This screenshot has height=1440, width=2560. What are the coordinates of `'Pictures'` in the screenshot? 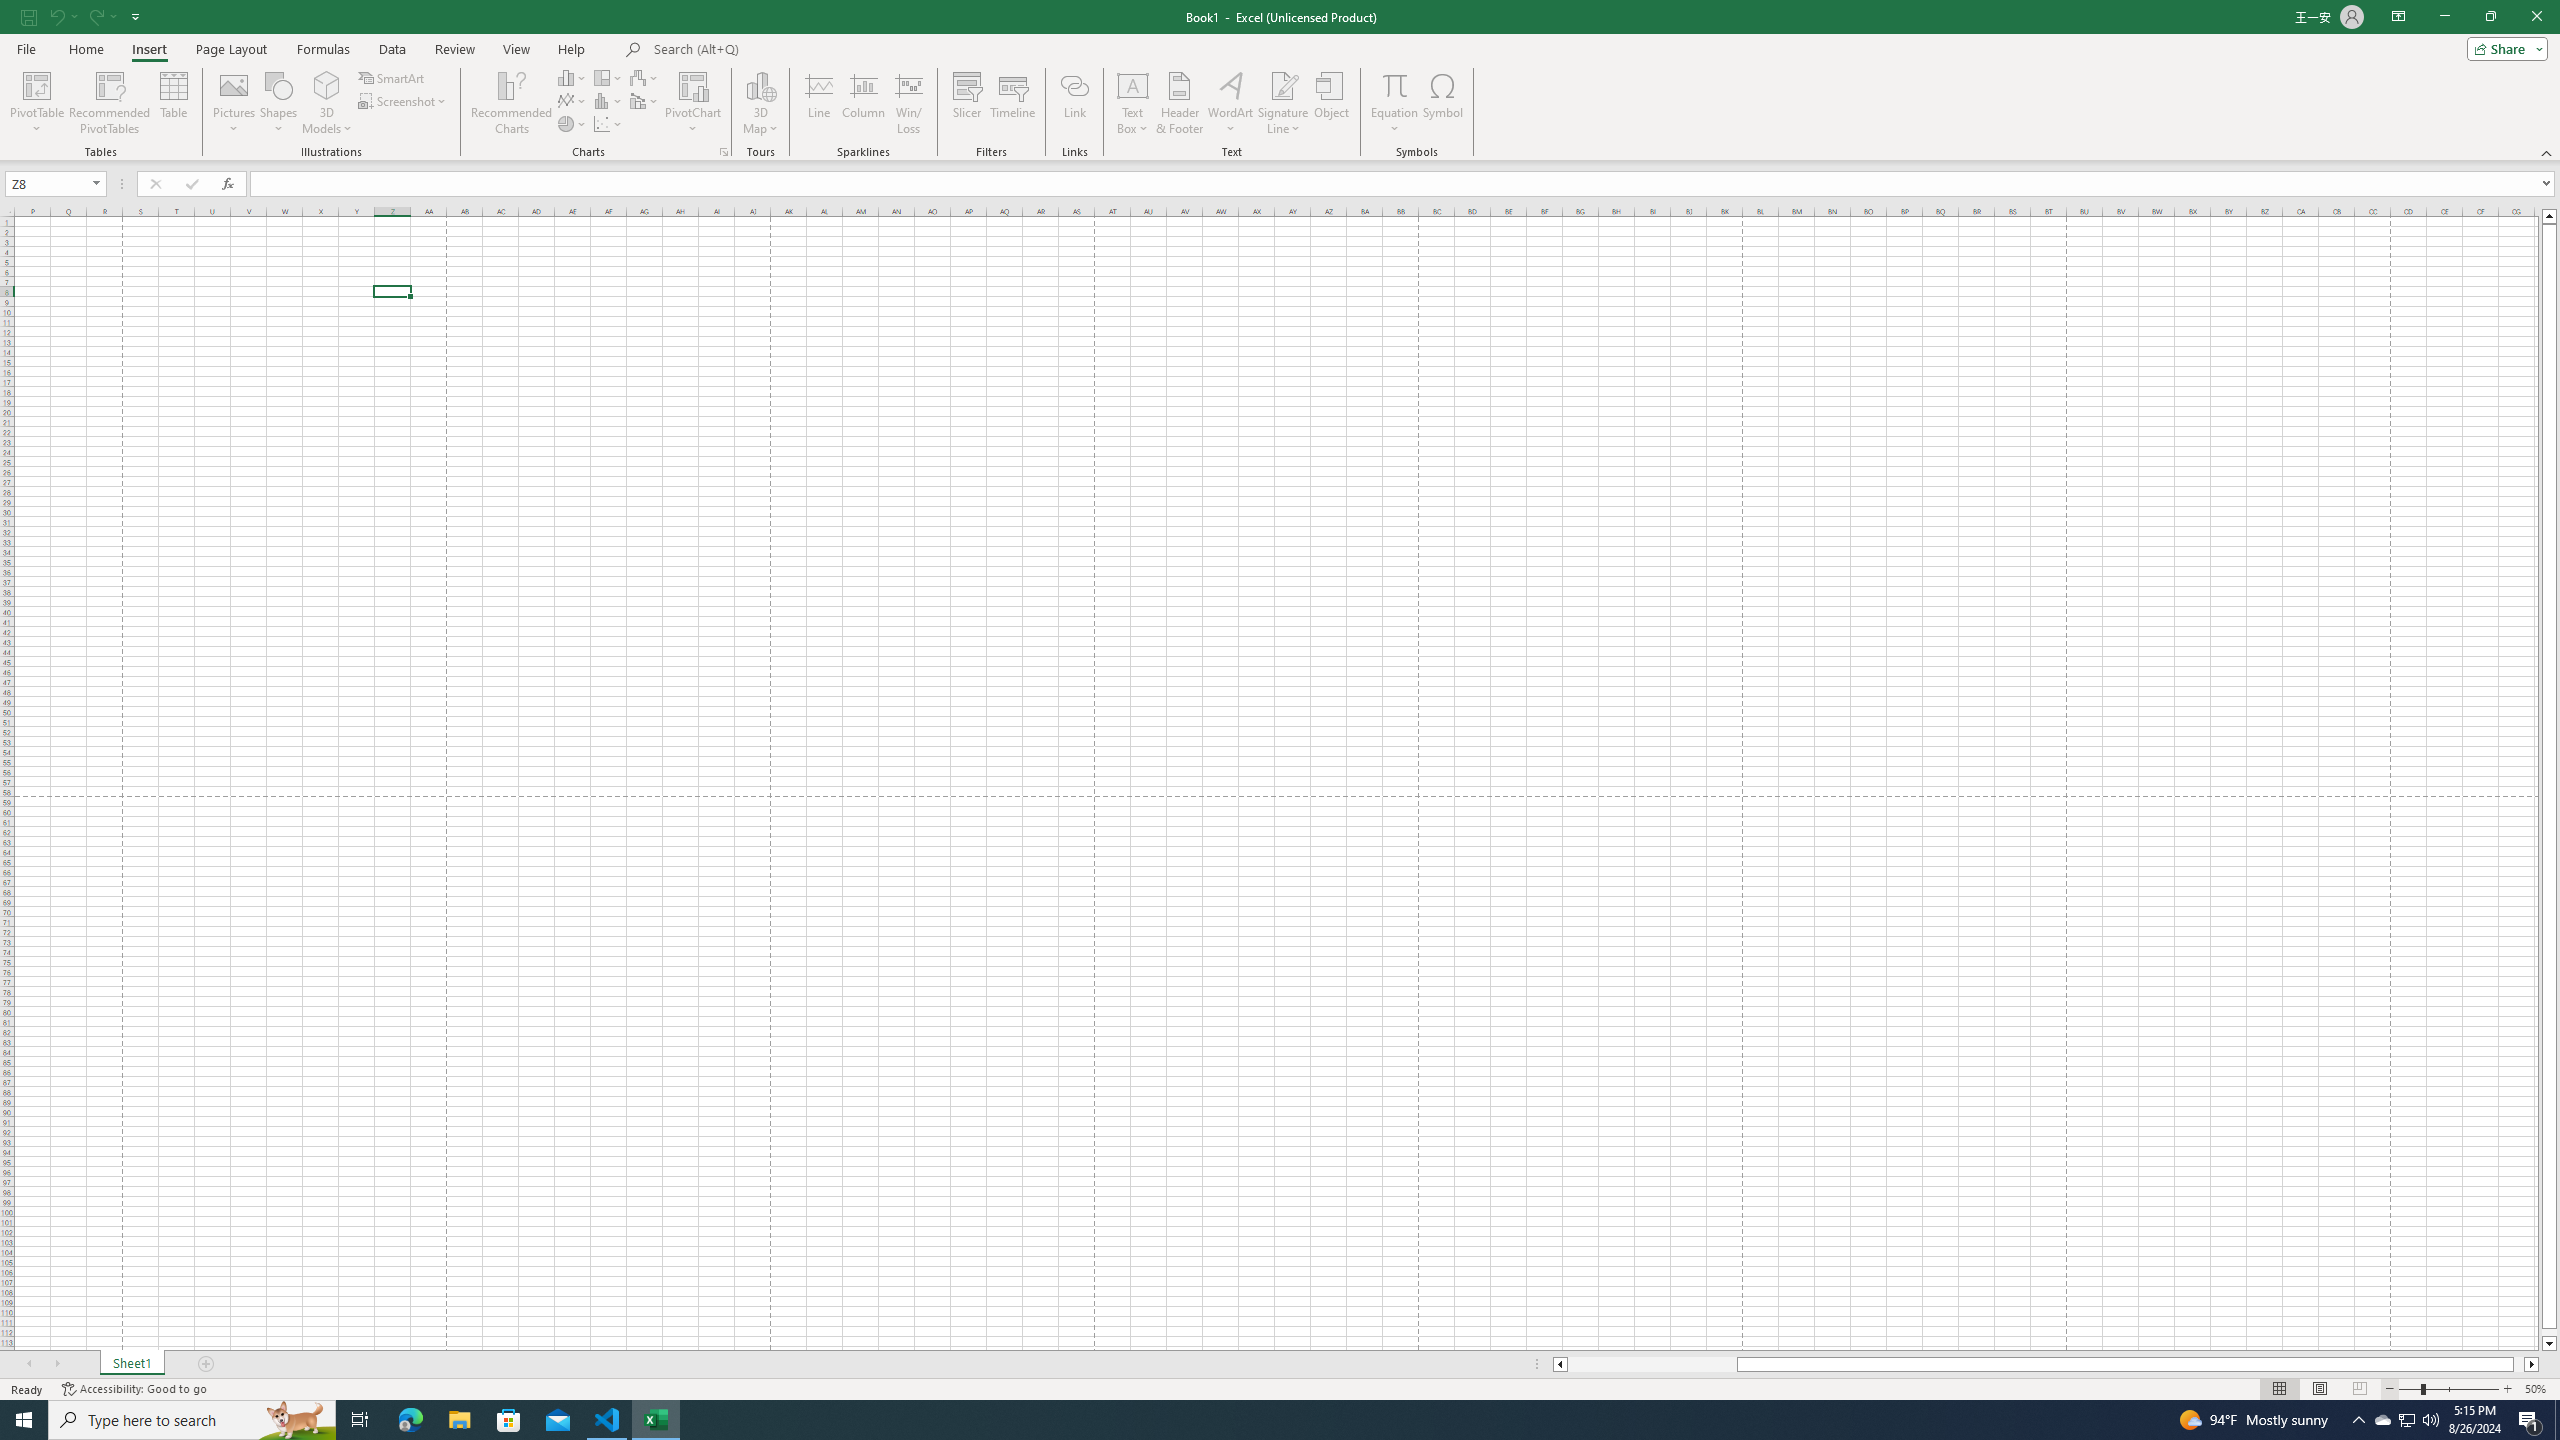 It's located at (233, 103).